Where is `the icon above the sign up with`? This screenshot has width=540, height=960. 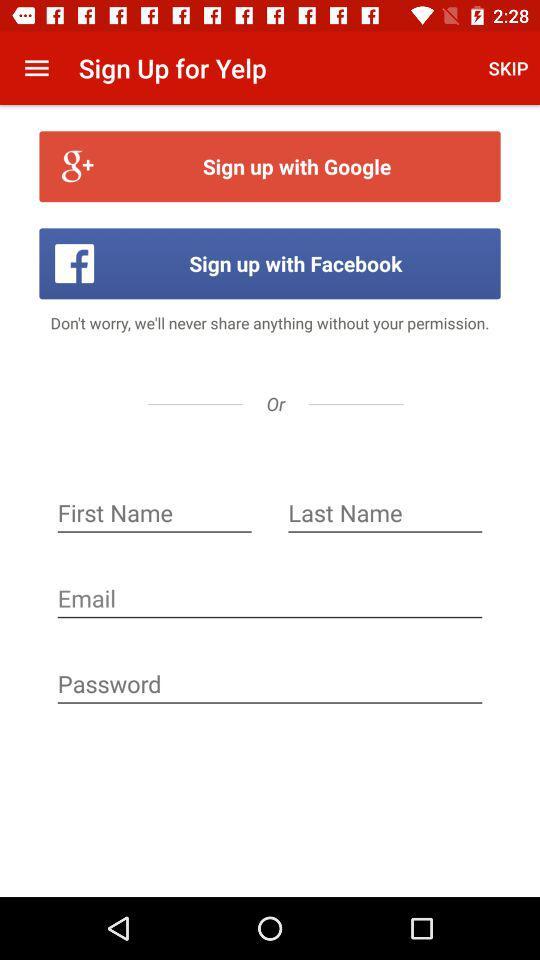
the icon above the sign up with is located at coordinates (36, 68).